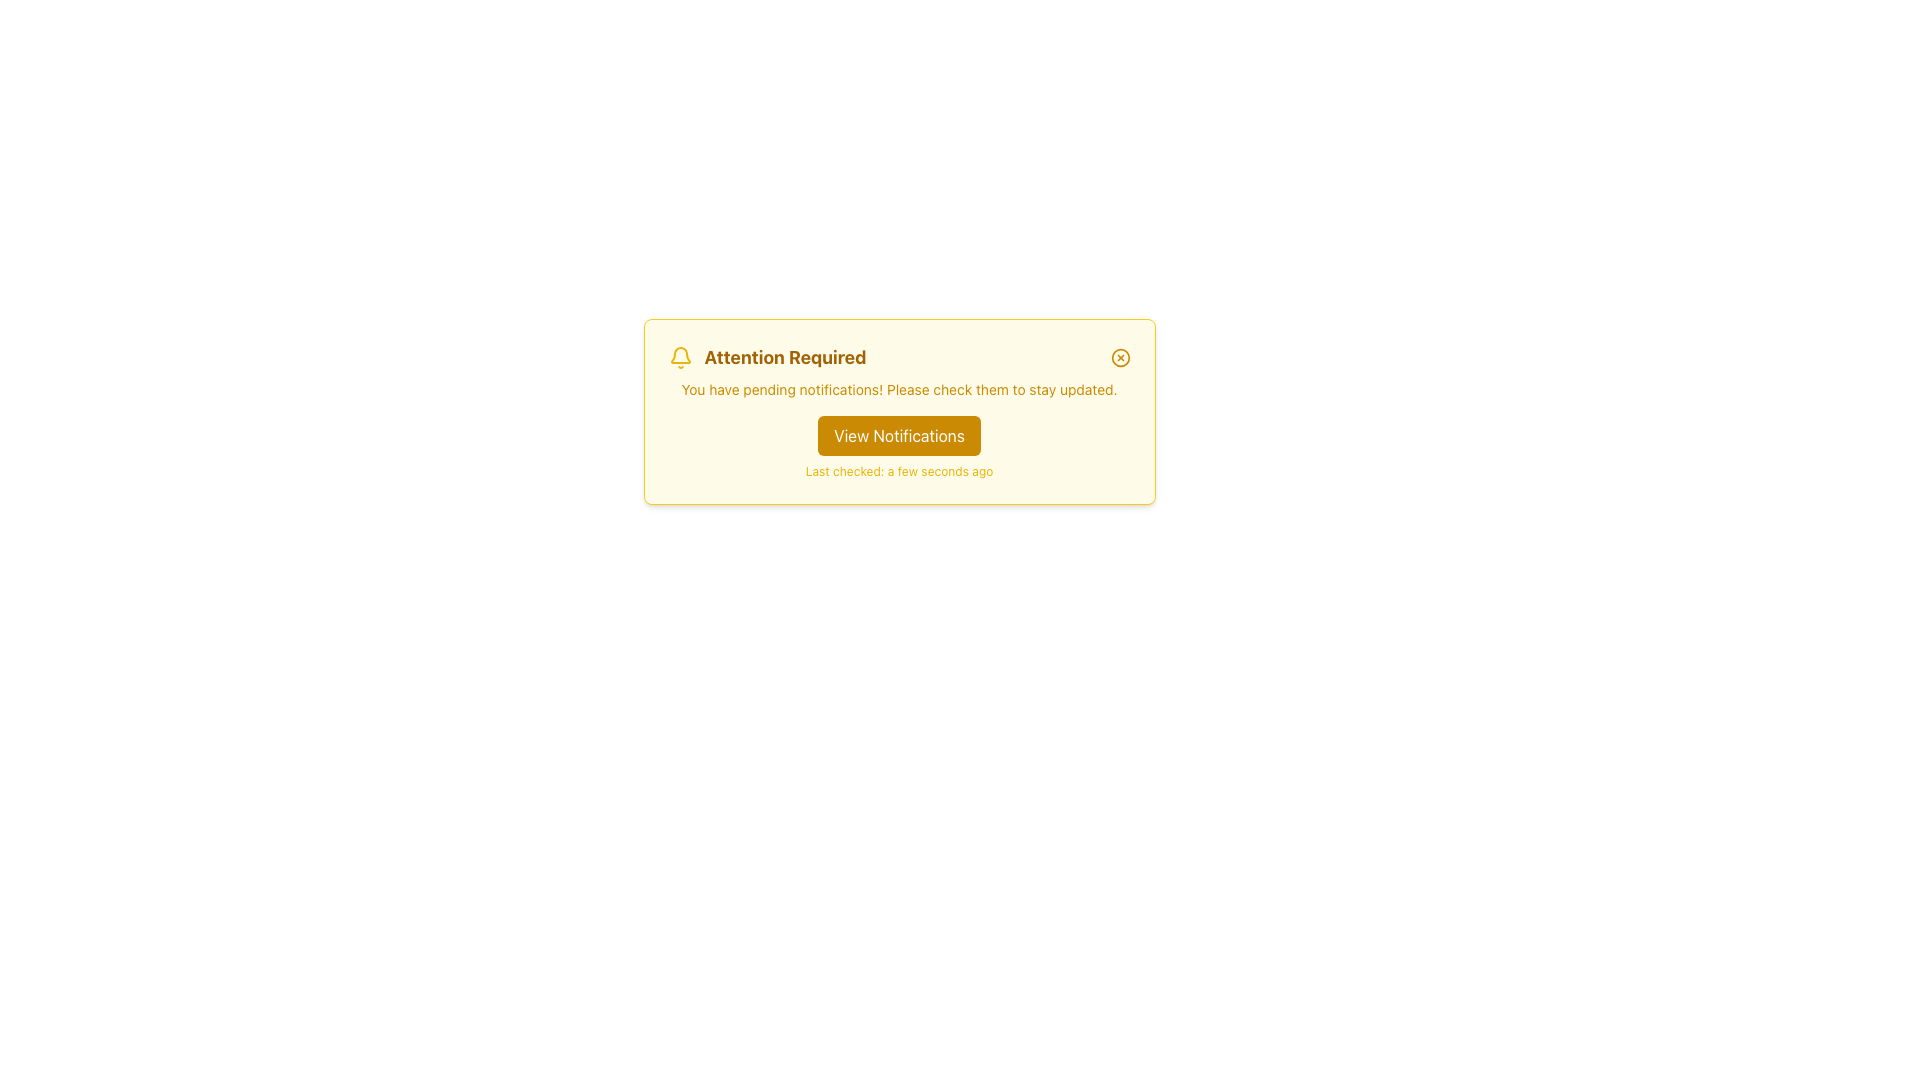  I want to click on the informational message about pending notifications, located centrally below the 'Attention Required' heading and above the 'View Notifications' button, so click(898, 389).